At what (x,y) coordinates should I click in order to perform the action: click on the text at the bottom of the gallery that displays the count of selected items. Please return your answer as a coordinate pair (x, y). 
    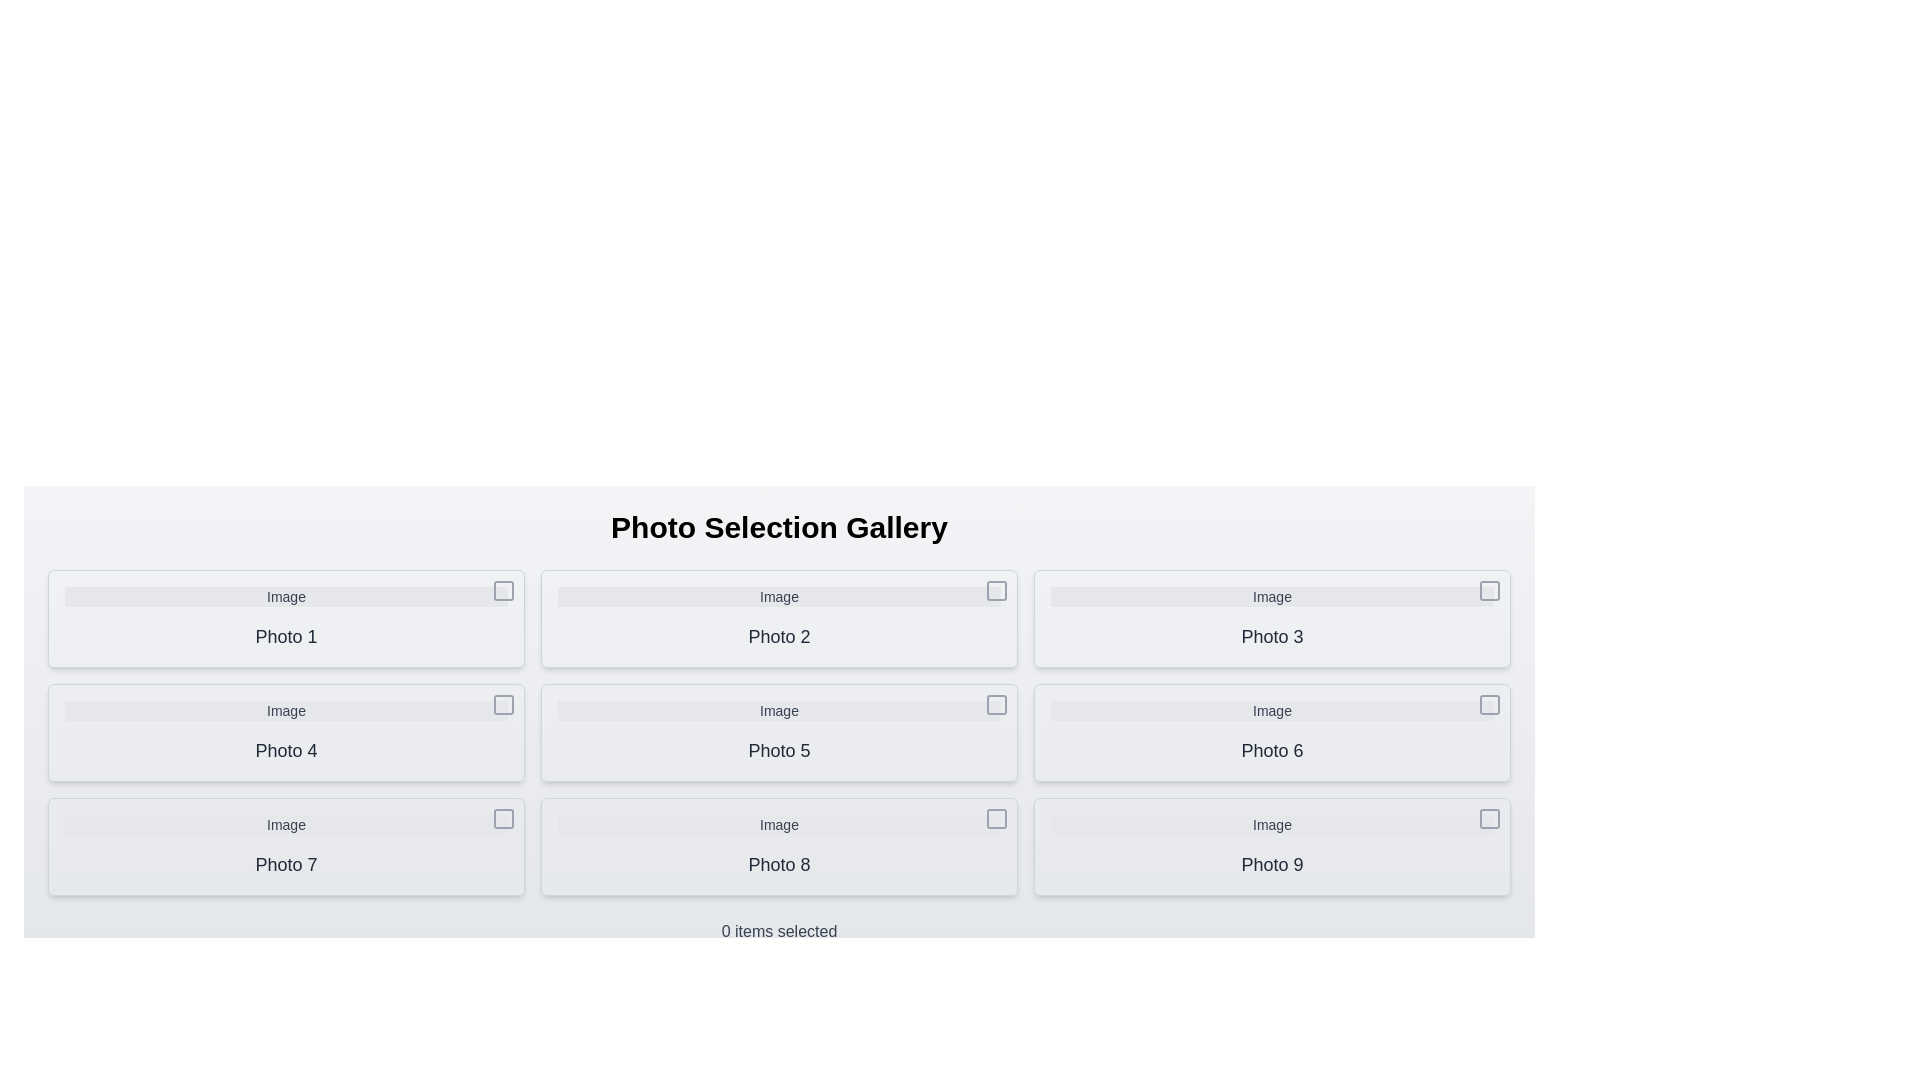
    Looking at the image, I should click on (778, 932).